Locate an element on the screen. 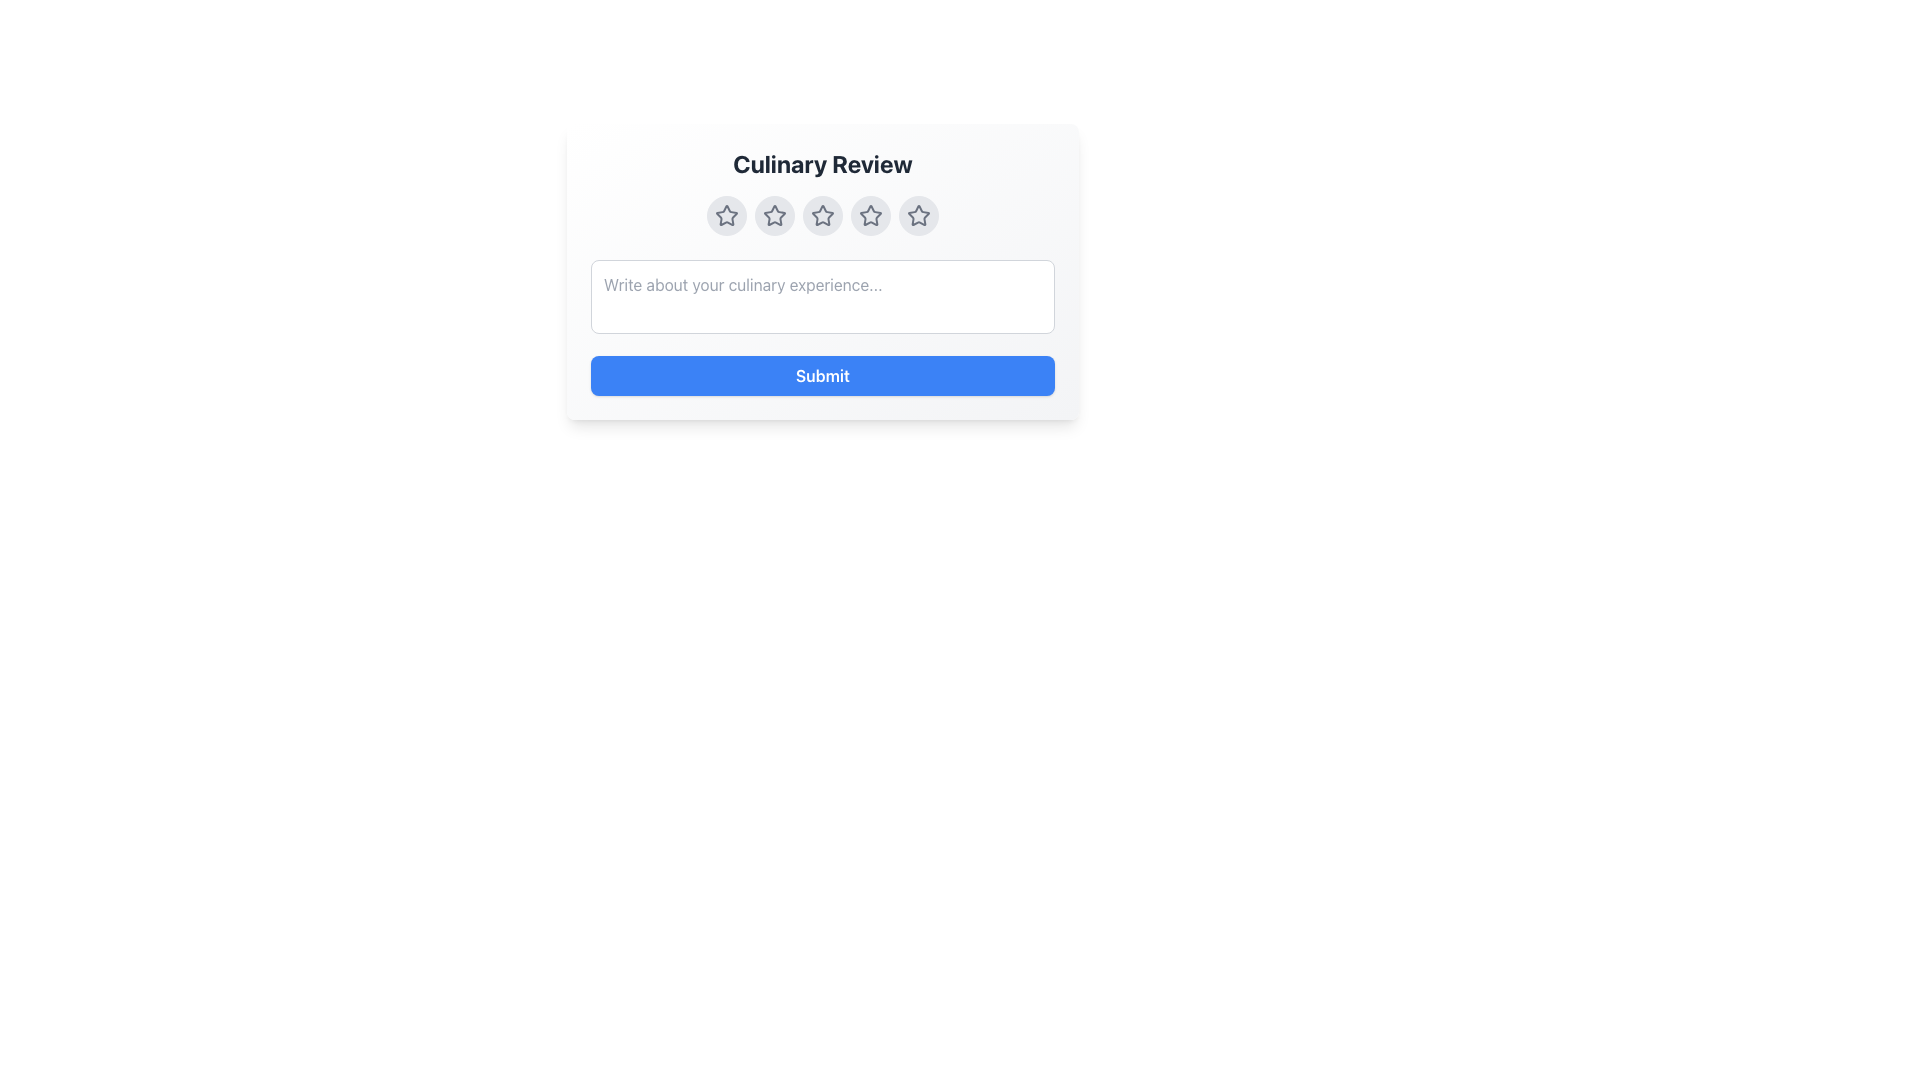  the second star rating icon in the row, which is a gray outlined star is located at coordinates (773, 216).